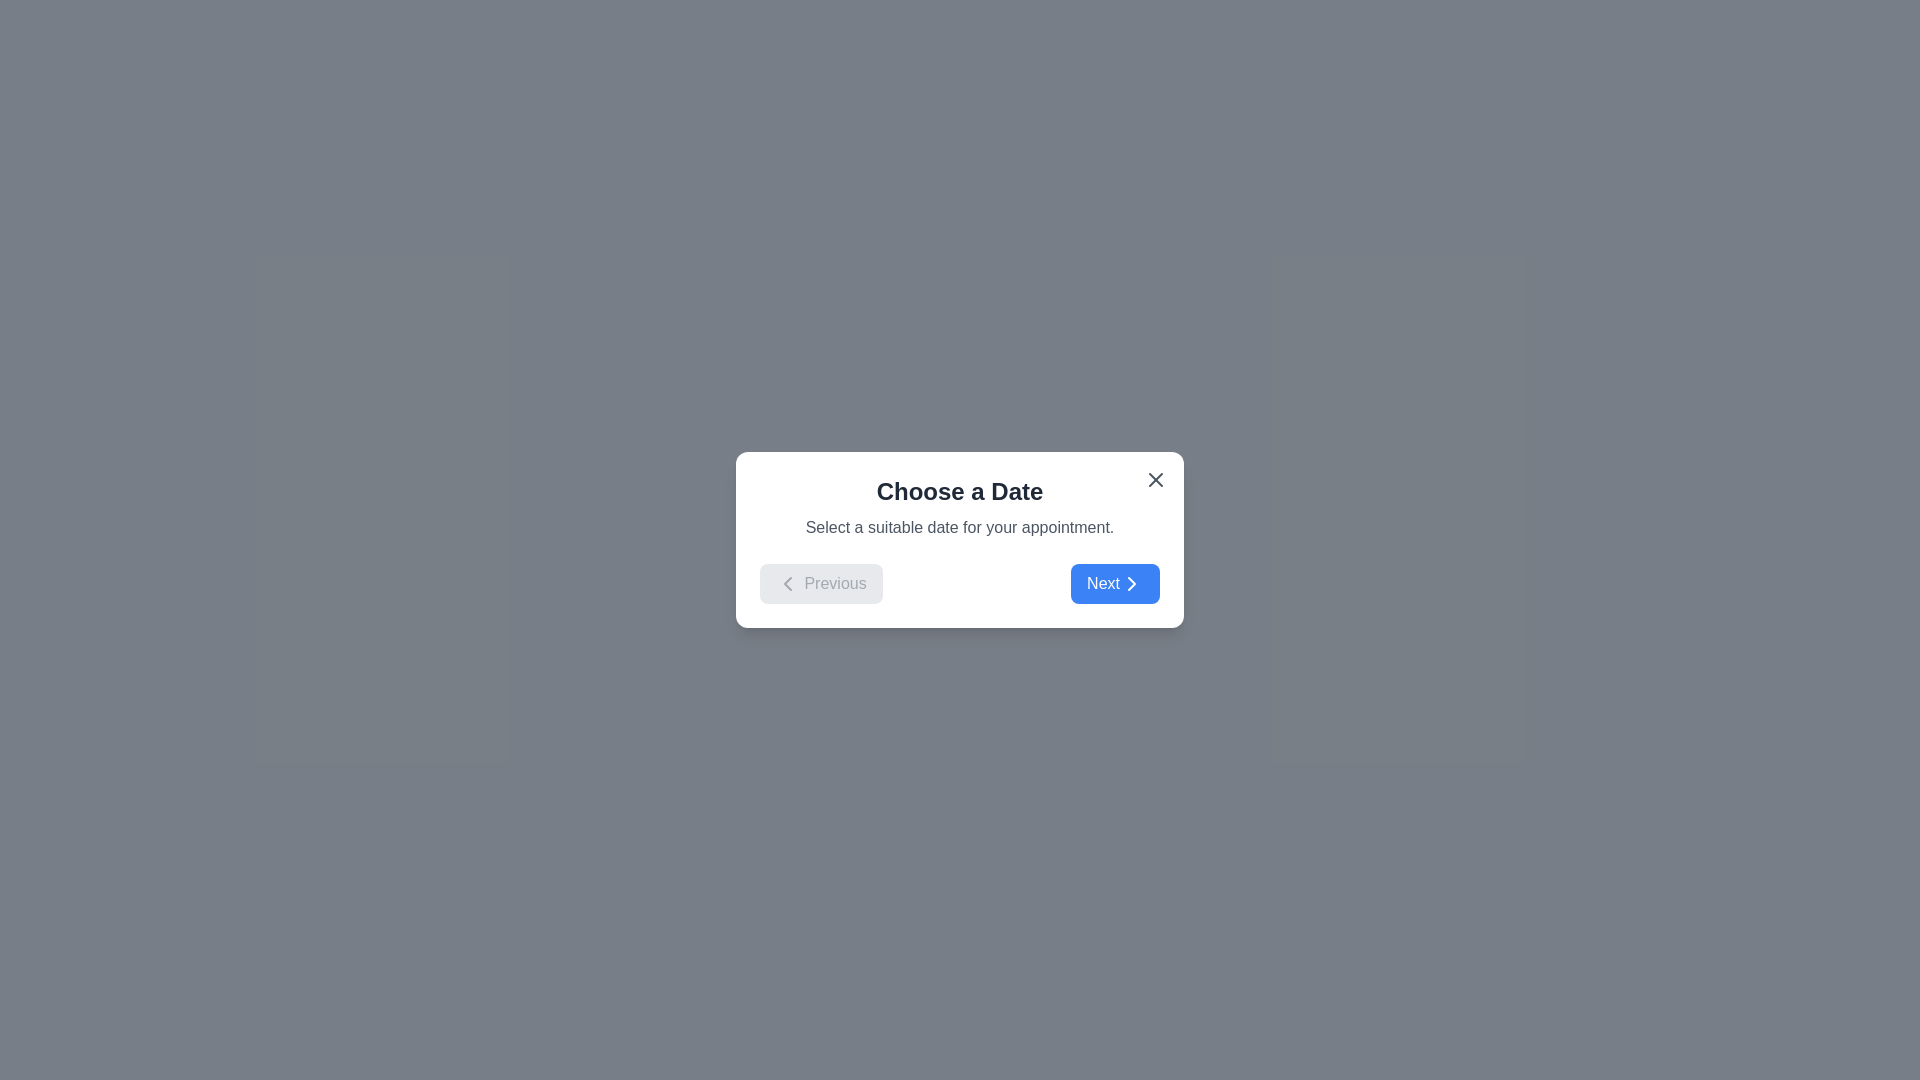  Describe the element at coordinates (1156, 478) in the screenshot. I see `the close button located at the top right corner of the modal dialog to change its appearance` at that location.